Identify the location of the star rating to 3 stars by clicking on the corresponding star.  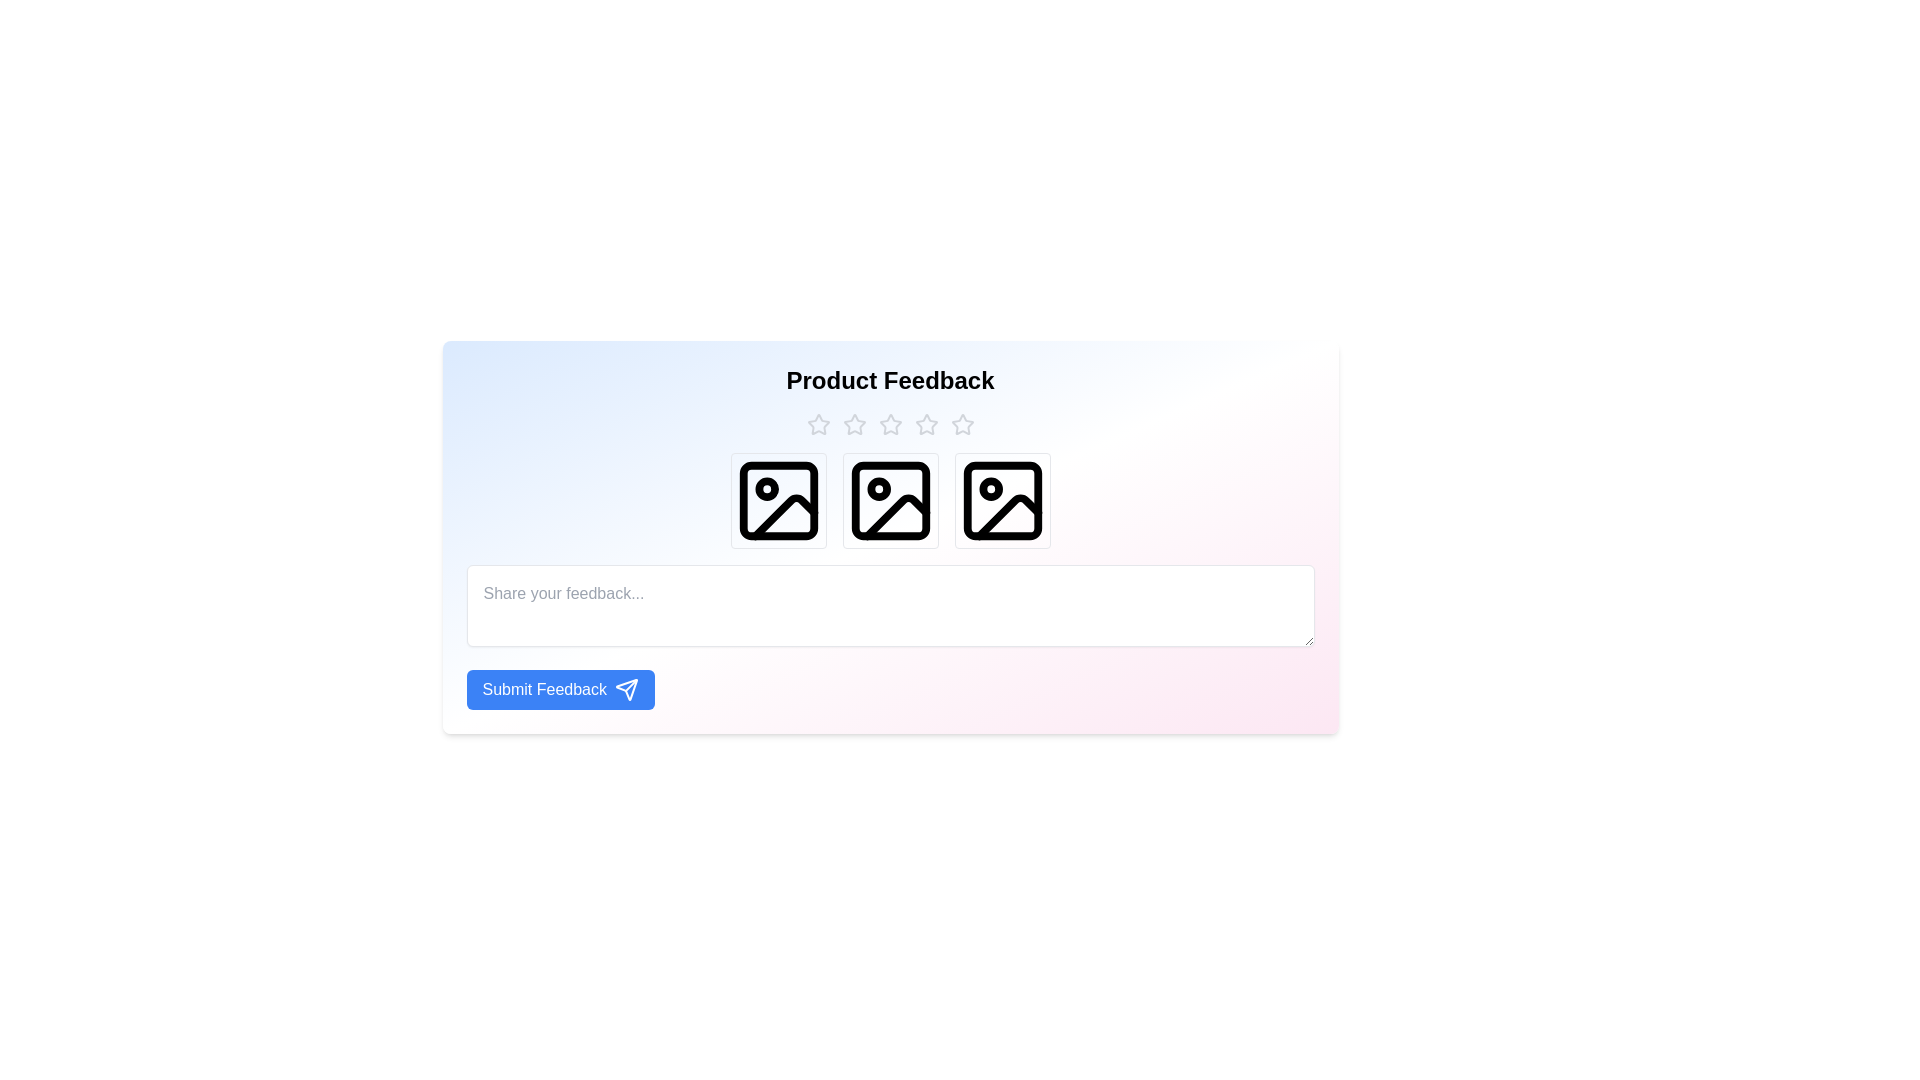
(889, 423).